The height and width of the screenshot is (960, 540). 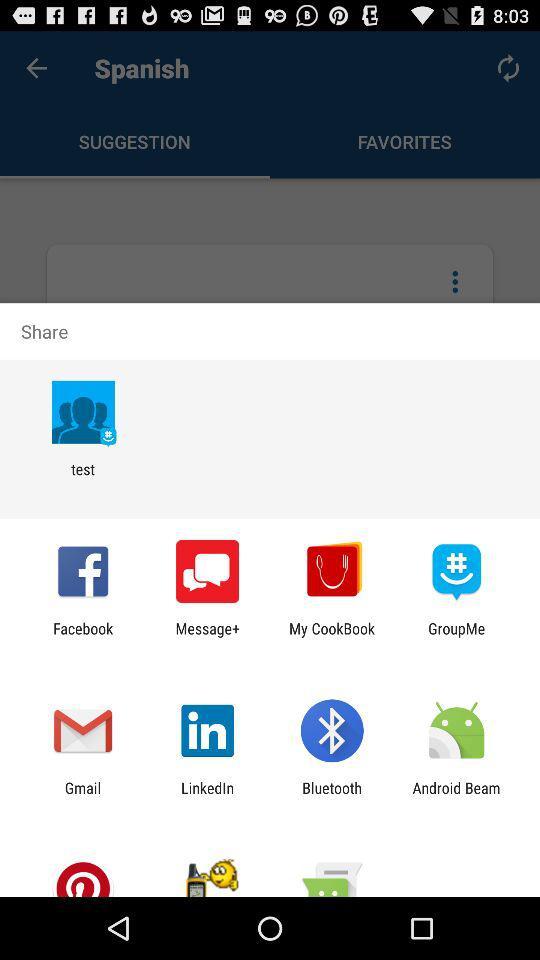 I want to click on the bluetooth icon, so click(x=332, y=796).